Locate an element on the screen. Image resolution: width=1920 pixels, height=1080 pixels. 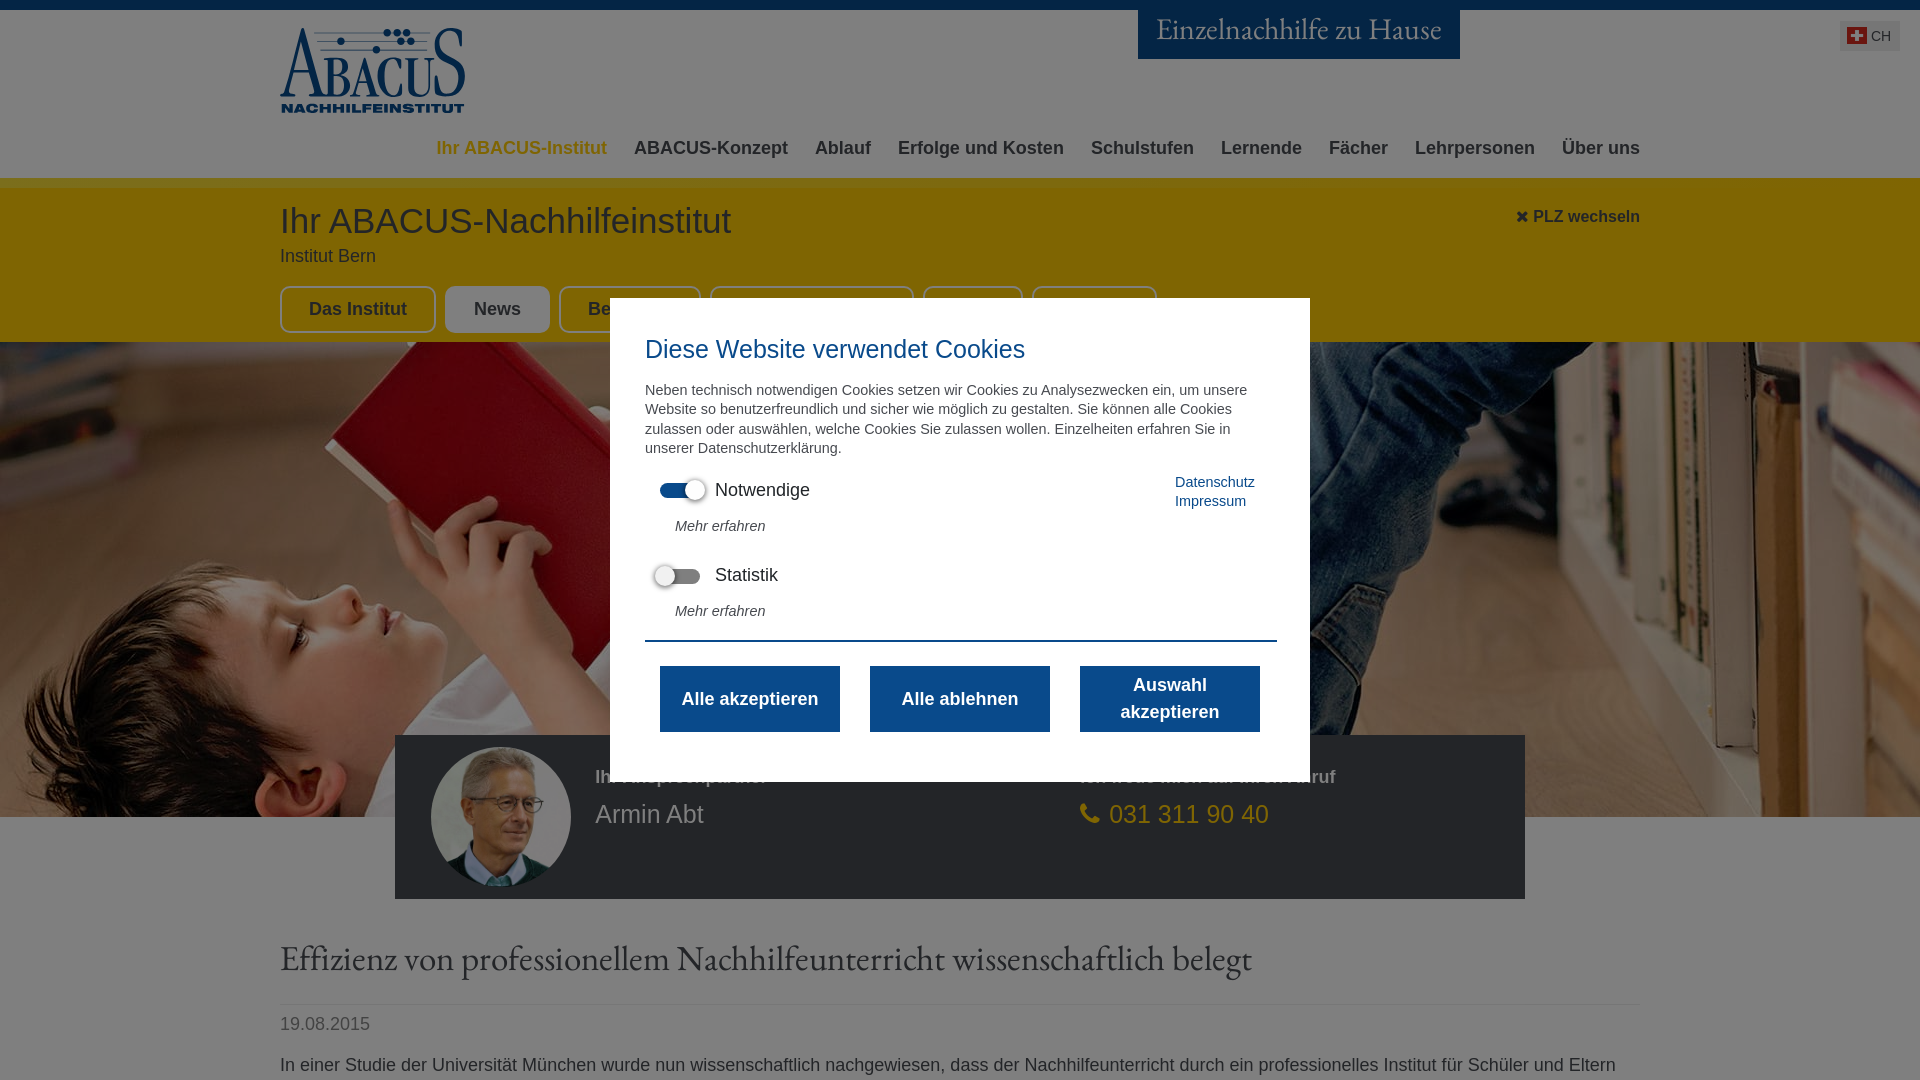
'Datenschutz' is located at coordinates (1175, 482).